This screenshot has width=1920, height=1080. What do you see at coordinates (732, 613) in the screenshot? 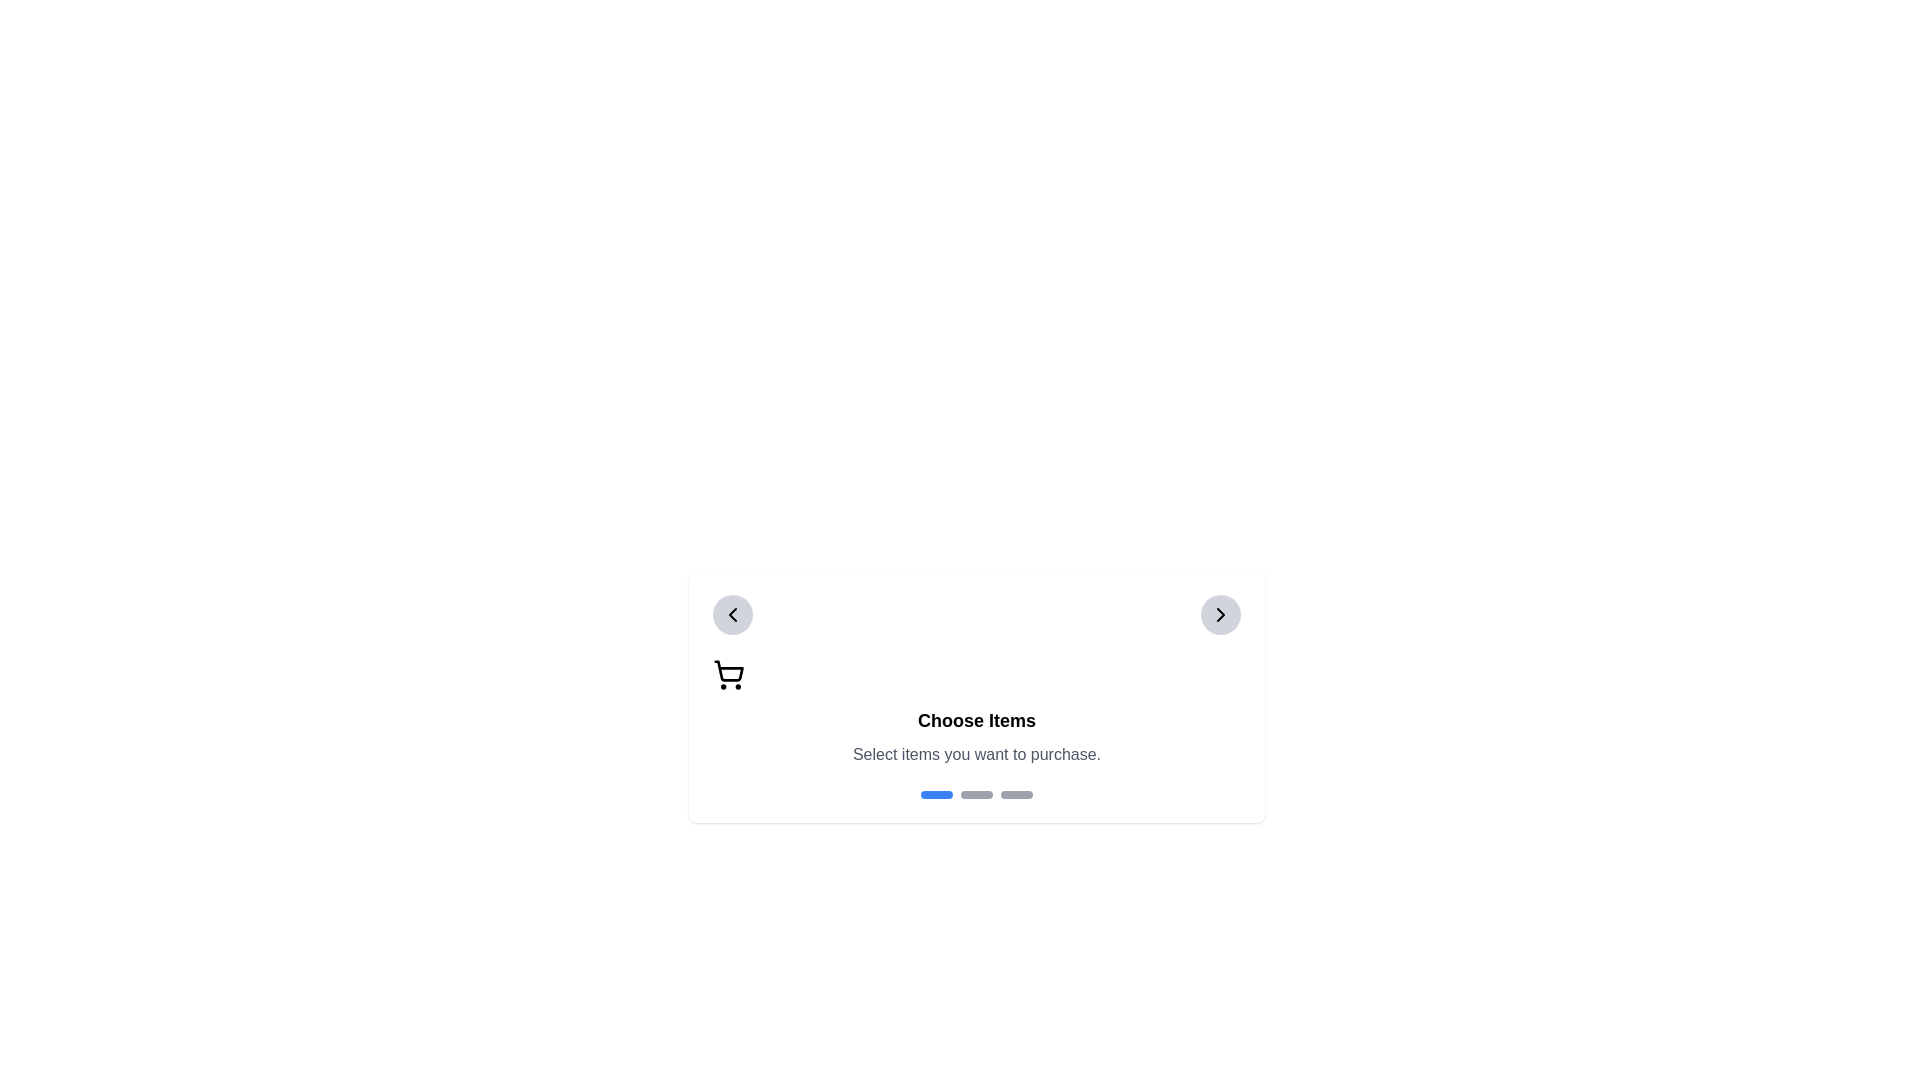
I see `the left arrow button to navigate to the previous step` at bounding box center [732, 613].